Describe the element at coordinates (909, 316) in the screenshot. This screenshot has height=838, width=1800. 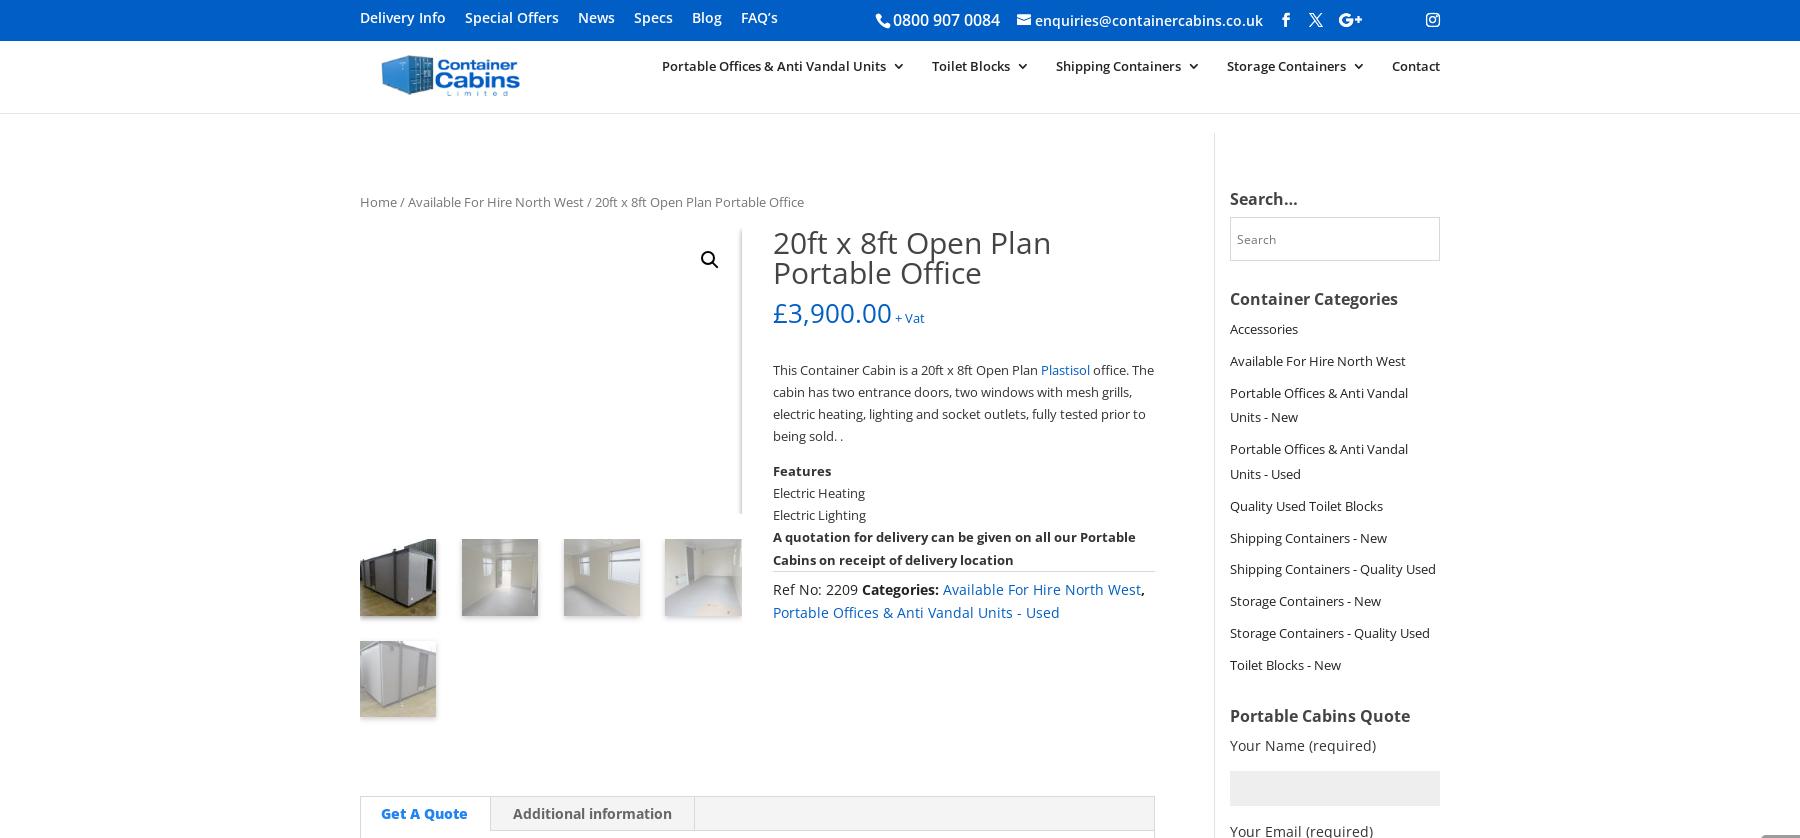
I see `'+ Vat'` at that location.